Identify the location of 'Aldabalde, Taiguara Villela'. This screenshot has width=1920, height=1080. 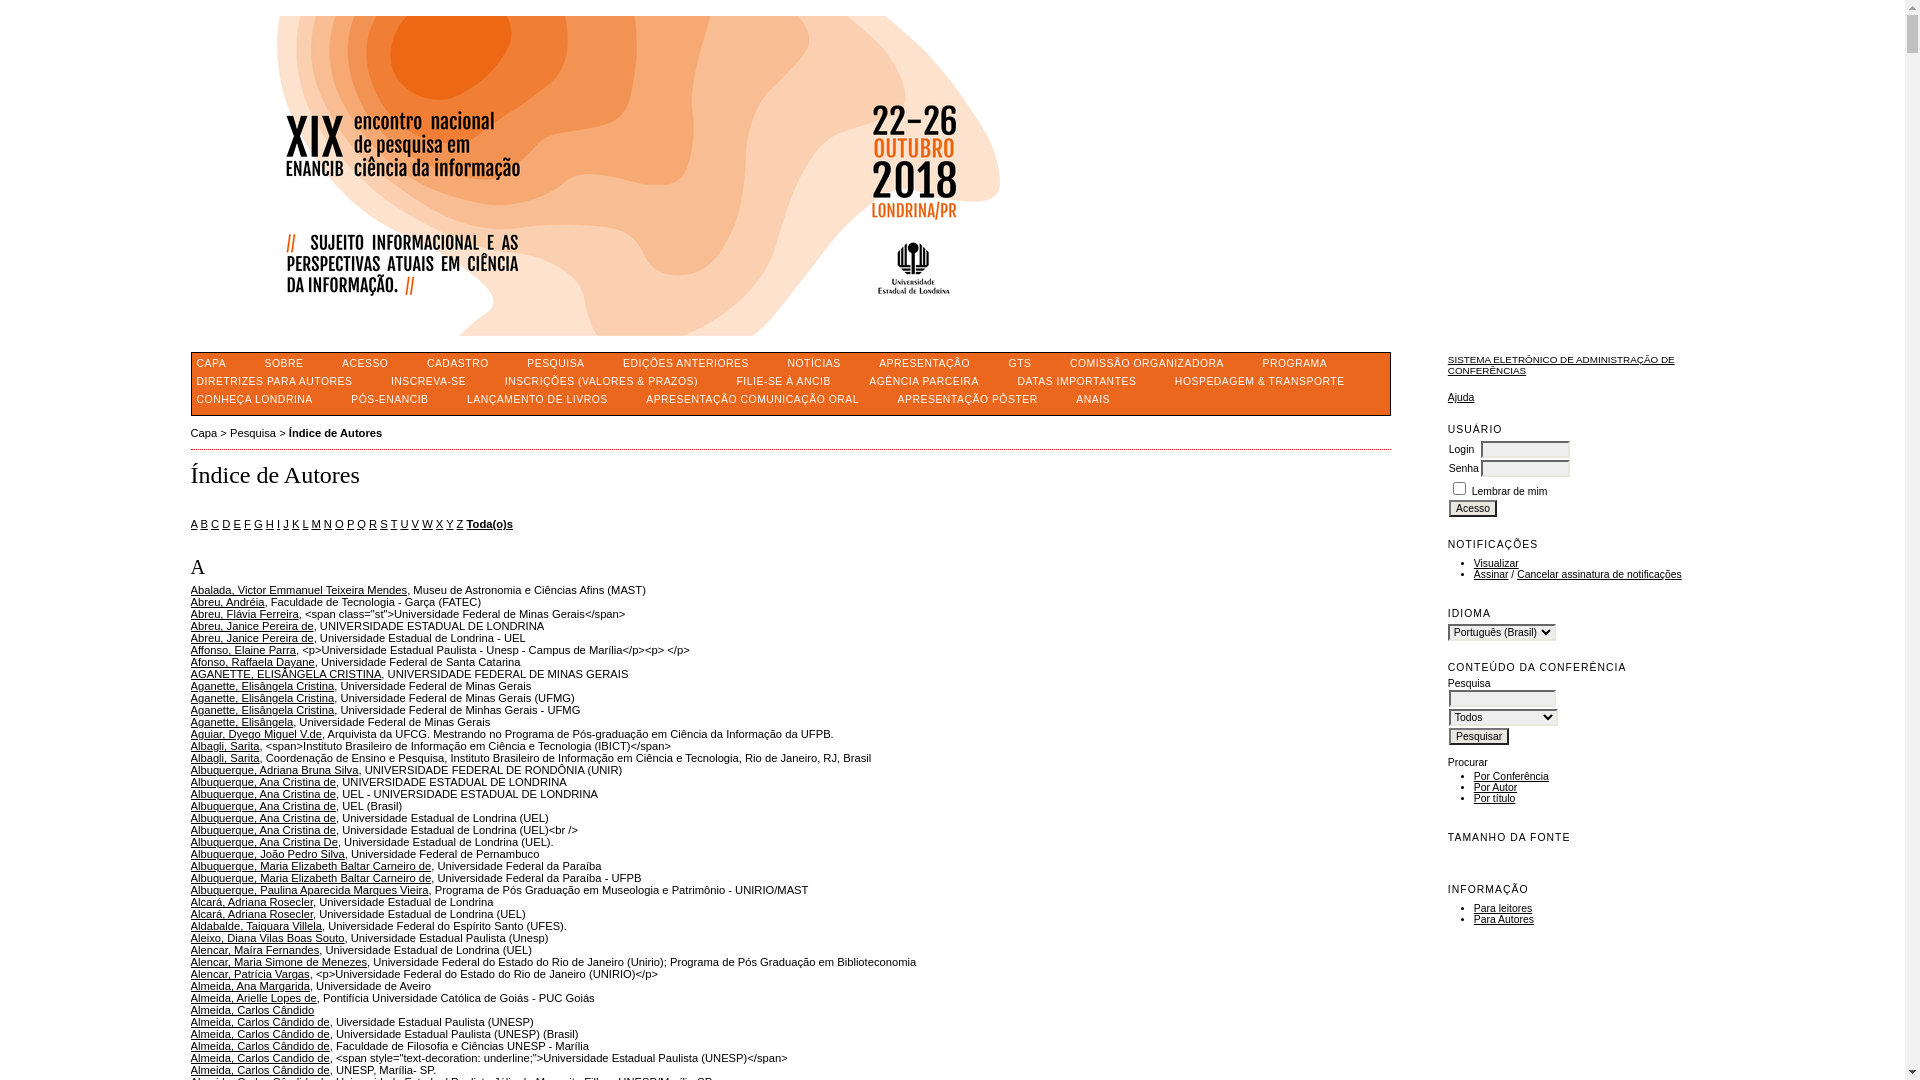
(254, 925).